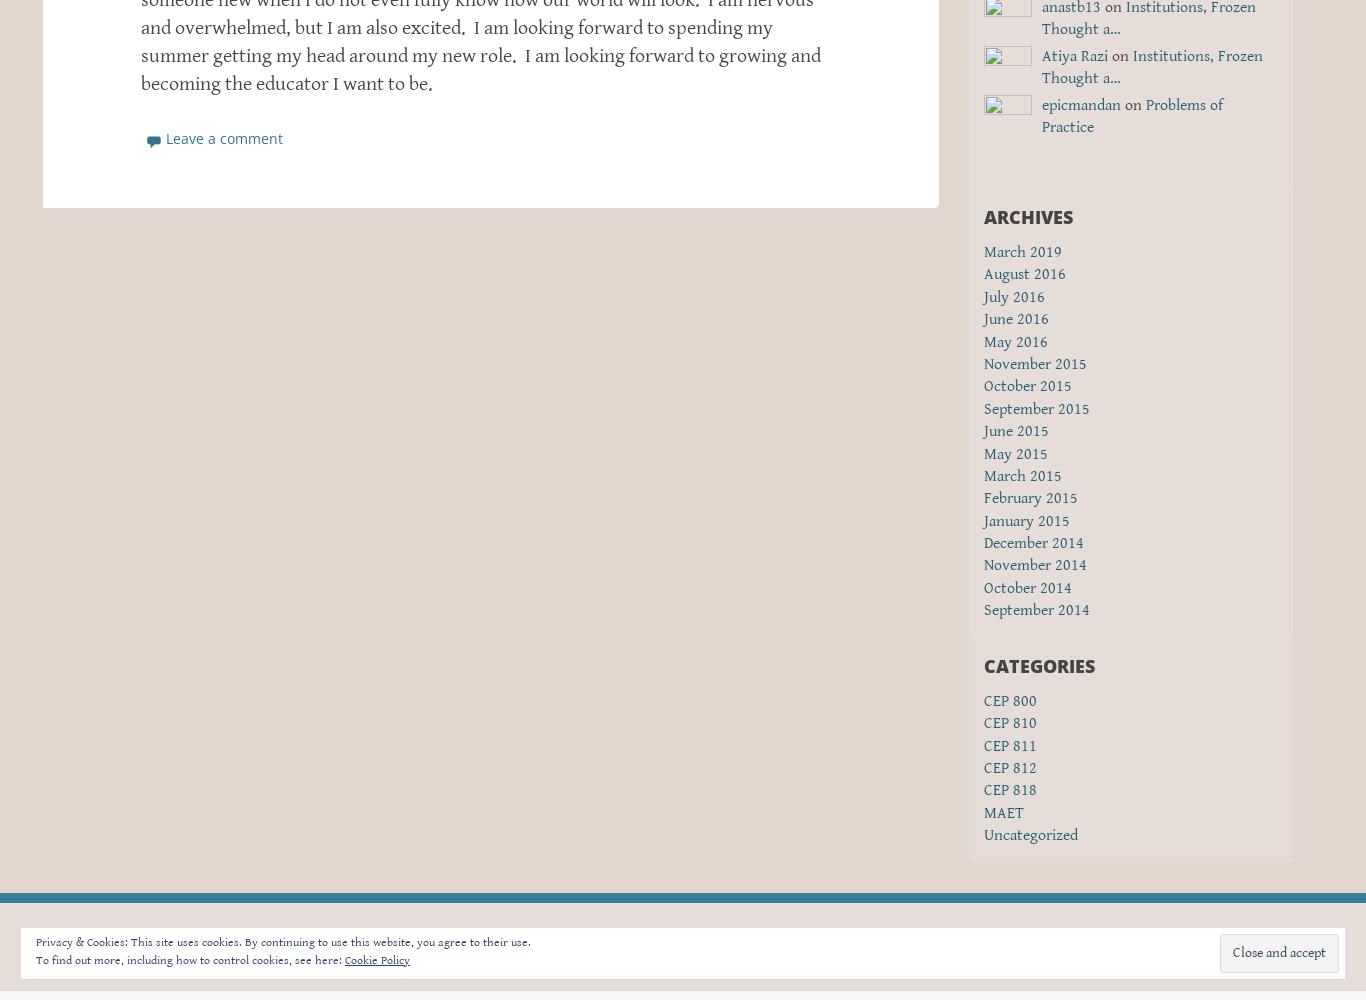 This screenshot has width=1366, height=1000. Describe the element at coordinates (1024, 274) in the screenshot. I see `'August 2016'` at that location.